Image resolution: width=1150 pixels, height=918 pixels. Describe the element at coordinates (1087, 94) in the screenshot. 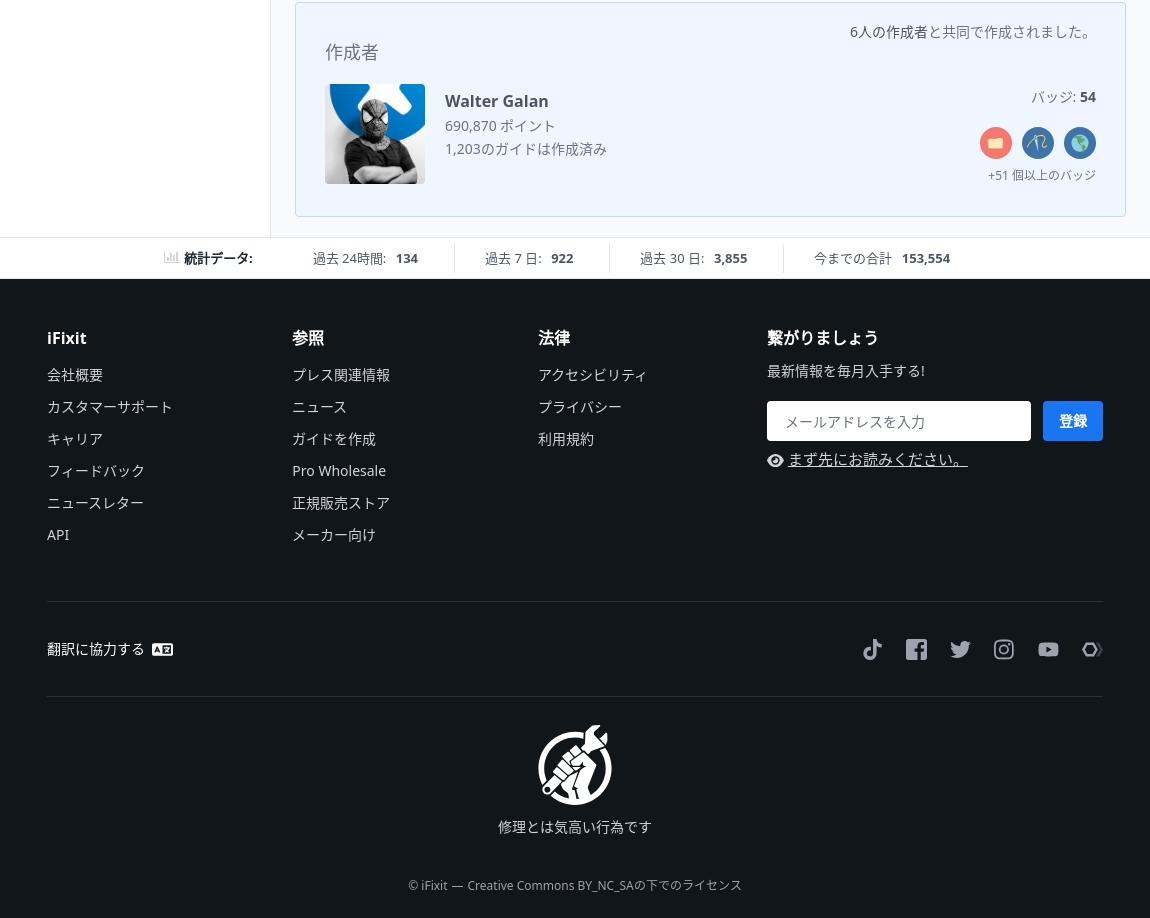

I see `'54'` at that location.